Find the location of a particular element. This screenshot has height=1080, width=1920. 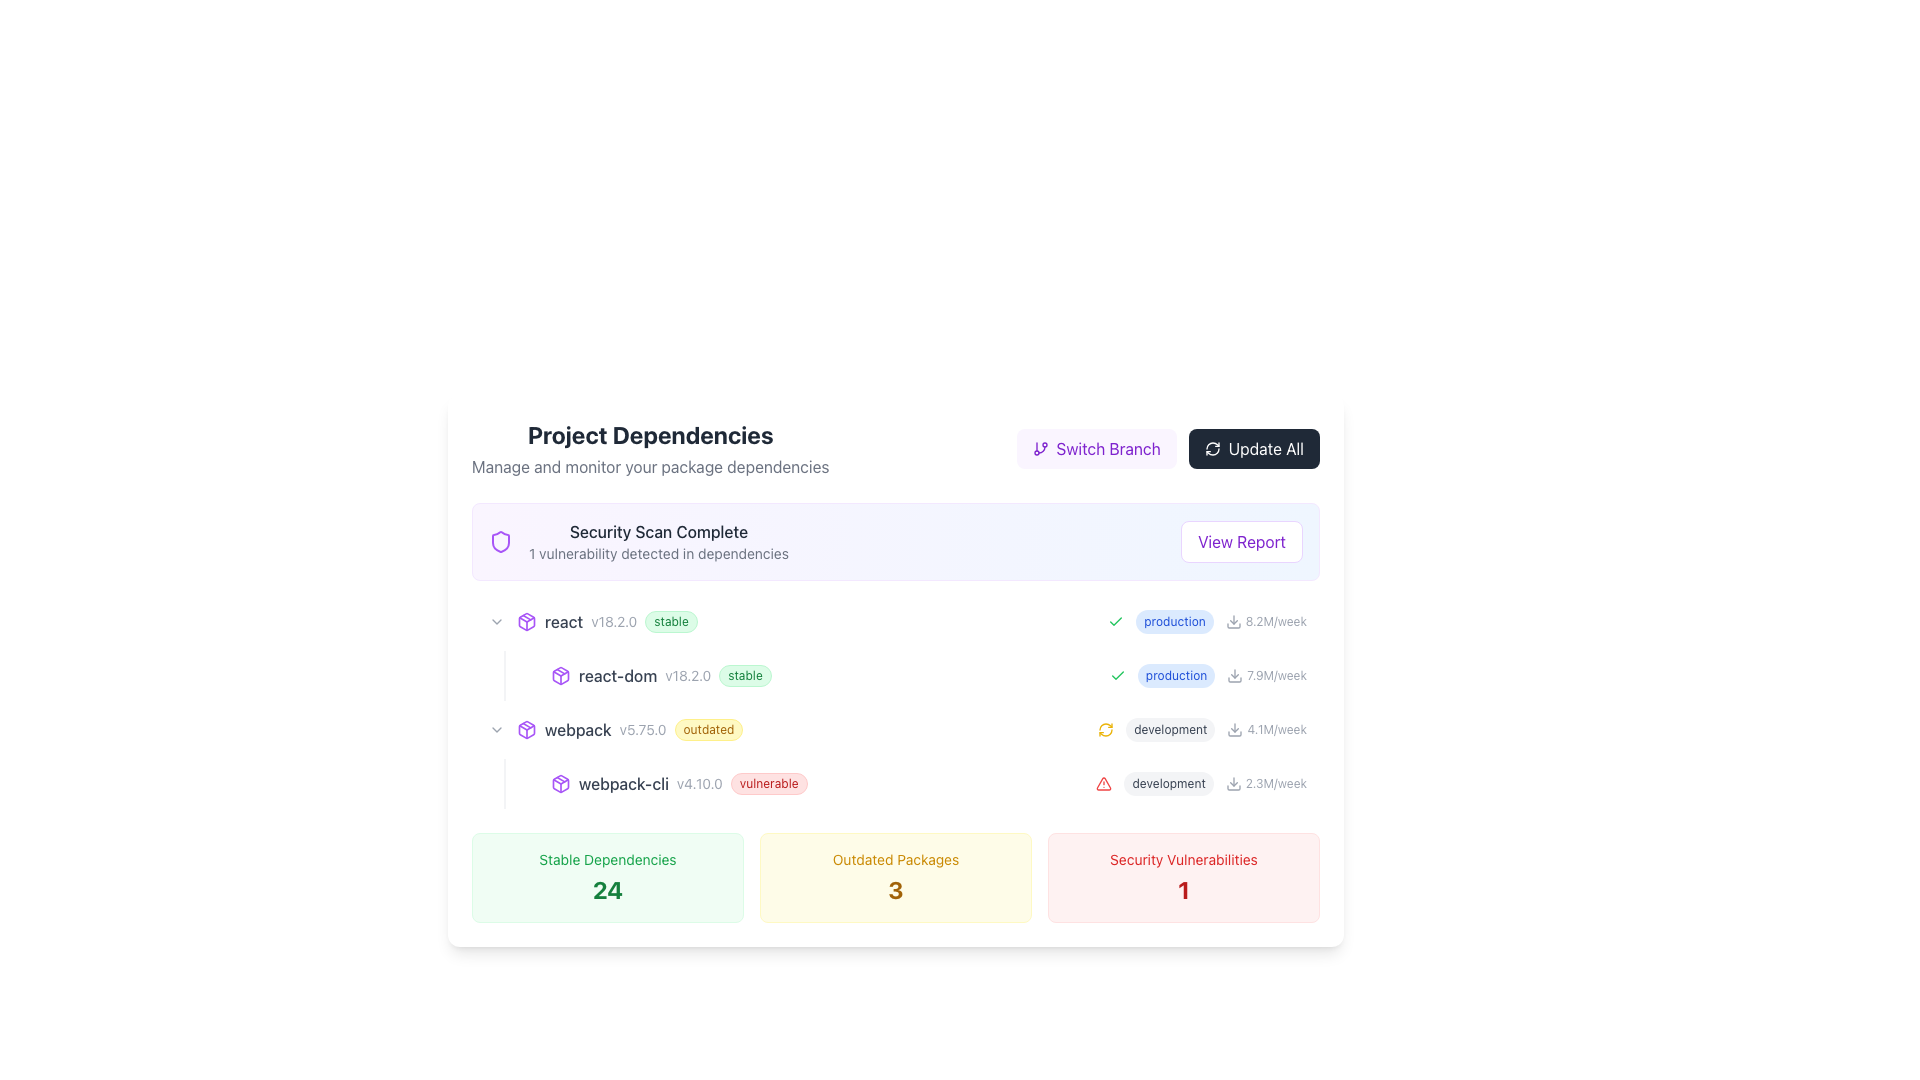

the text label displaying '1 vulnerability detected in dependencies', which is located below the header 'Security Scan Complete' is located at coordinates (658, 554).